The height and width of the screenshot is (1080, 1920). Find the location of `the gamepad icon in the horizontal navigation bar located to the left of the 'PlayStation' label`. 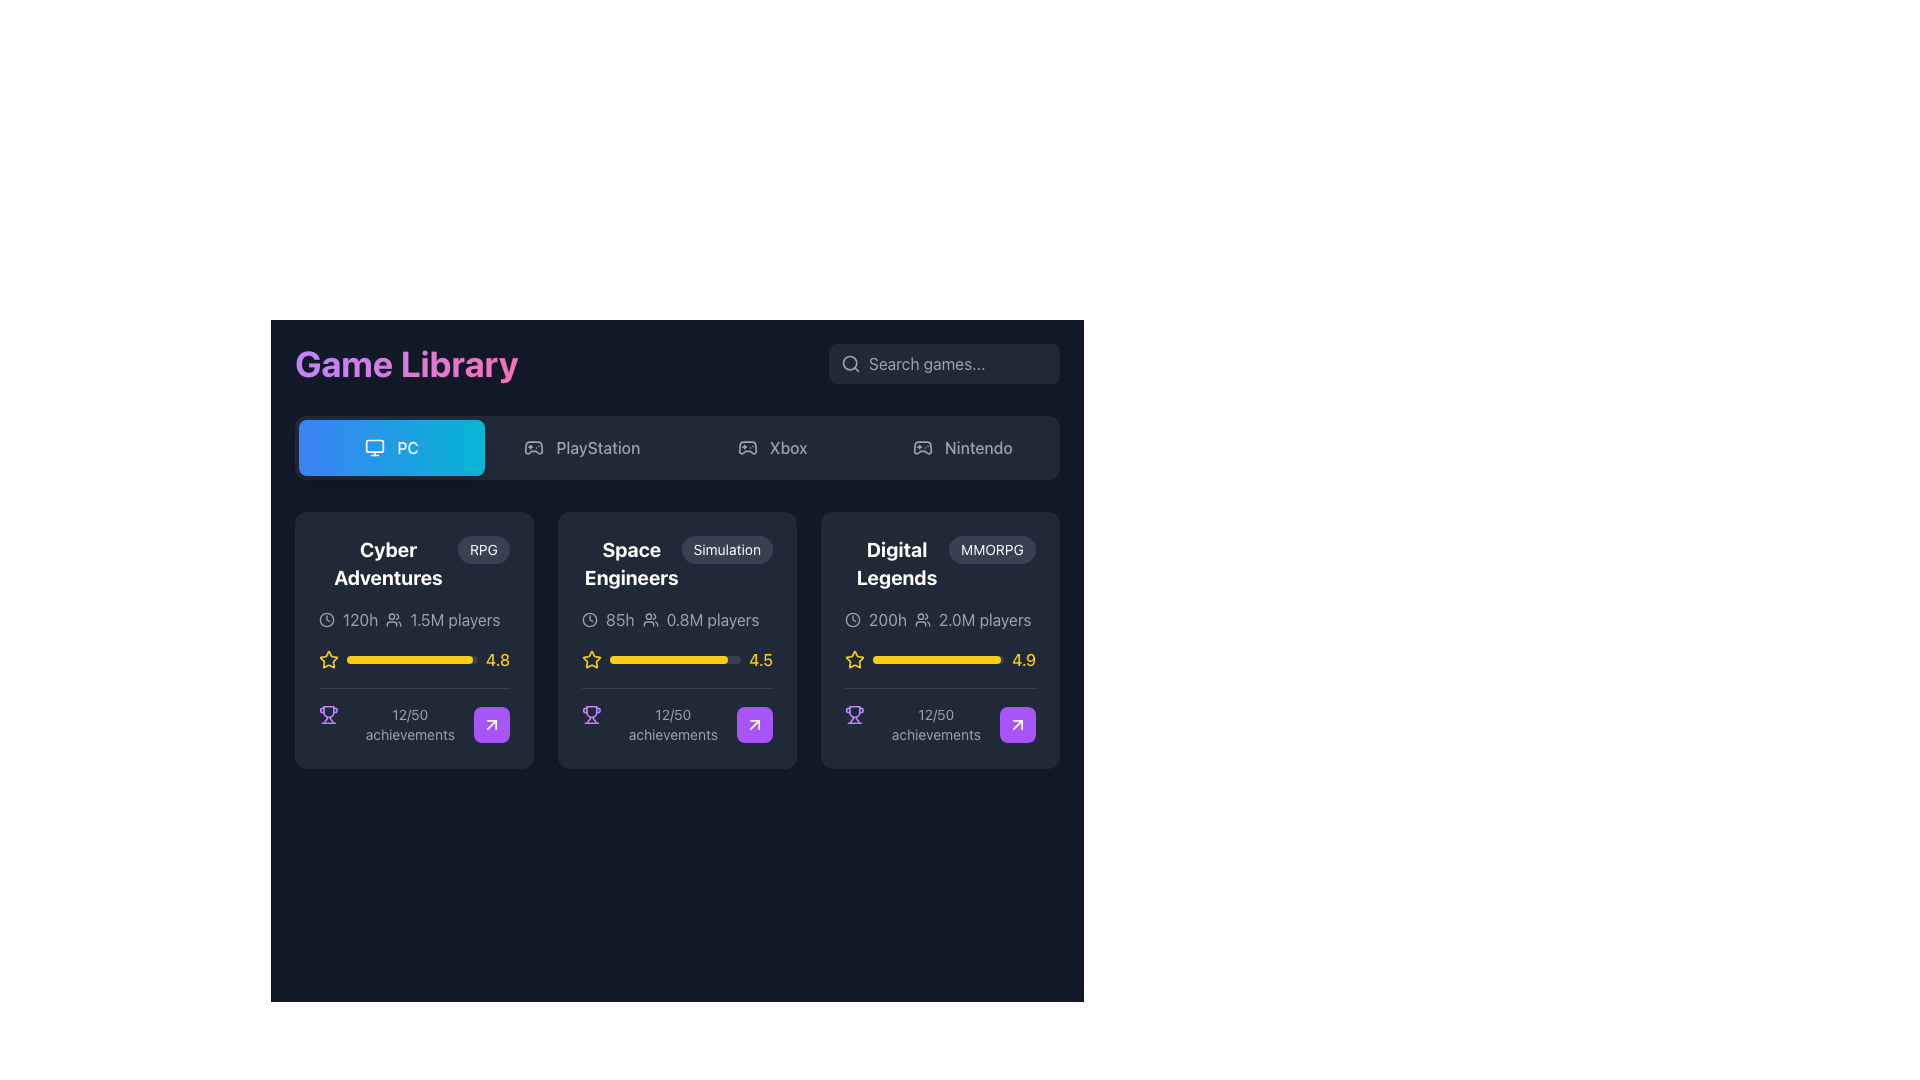

the gamepad icon in the horizontal navigation bar located to the left of the 'PlayStation' label is located at coordinates (534, 446).